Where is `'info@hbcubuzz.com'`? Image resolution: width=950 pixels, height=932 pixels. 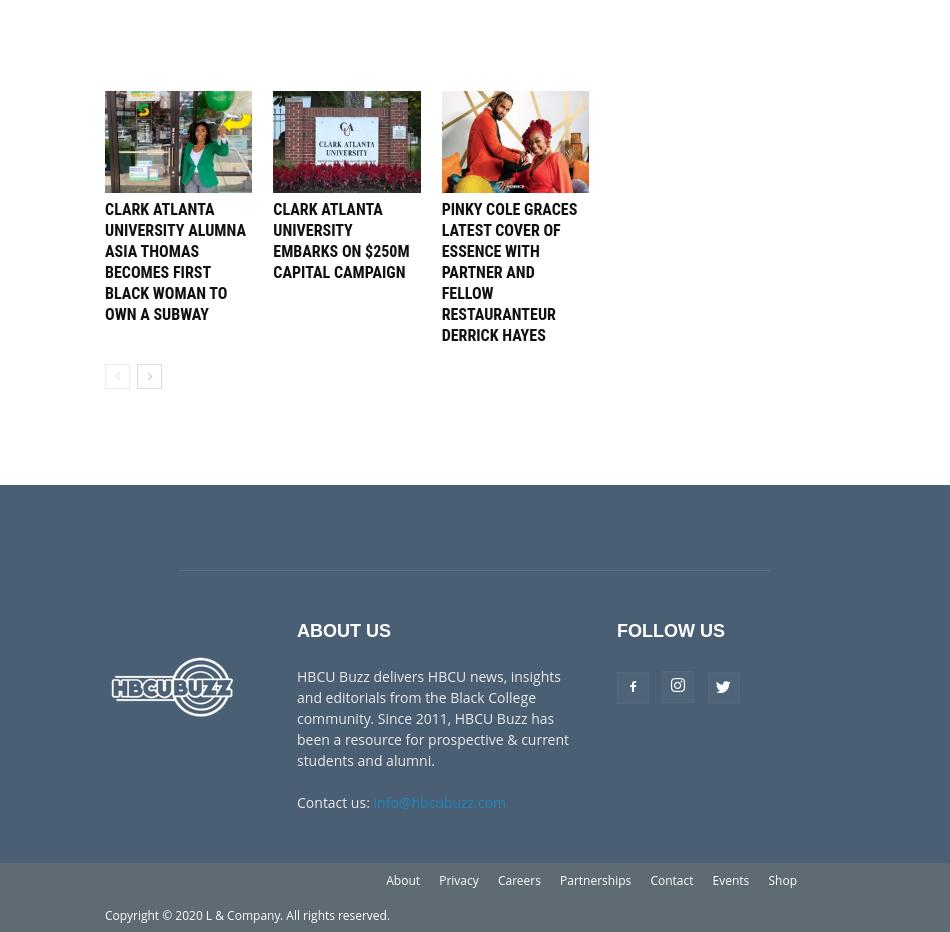
'info@hbcubuzz.com' is located at coordinates (438, 801).